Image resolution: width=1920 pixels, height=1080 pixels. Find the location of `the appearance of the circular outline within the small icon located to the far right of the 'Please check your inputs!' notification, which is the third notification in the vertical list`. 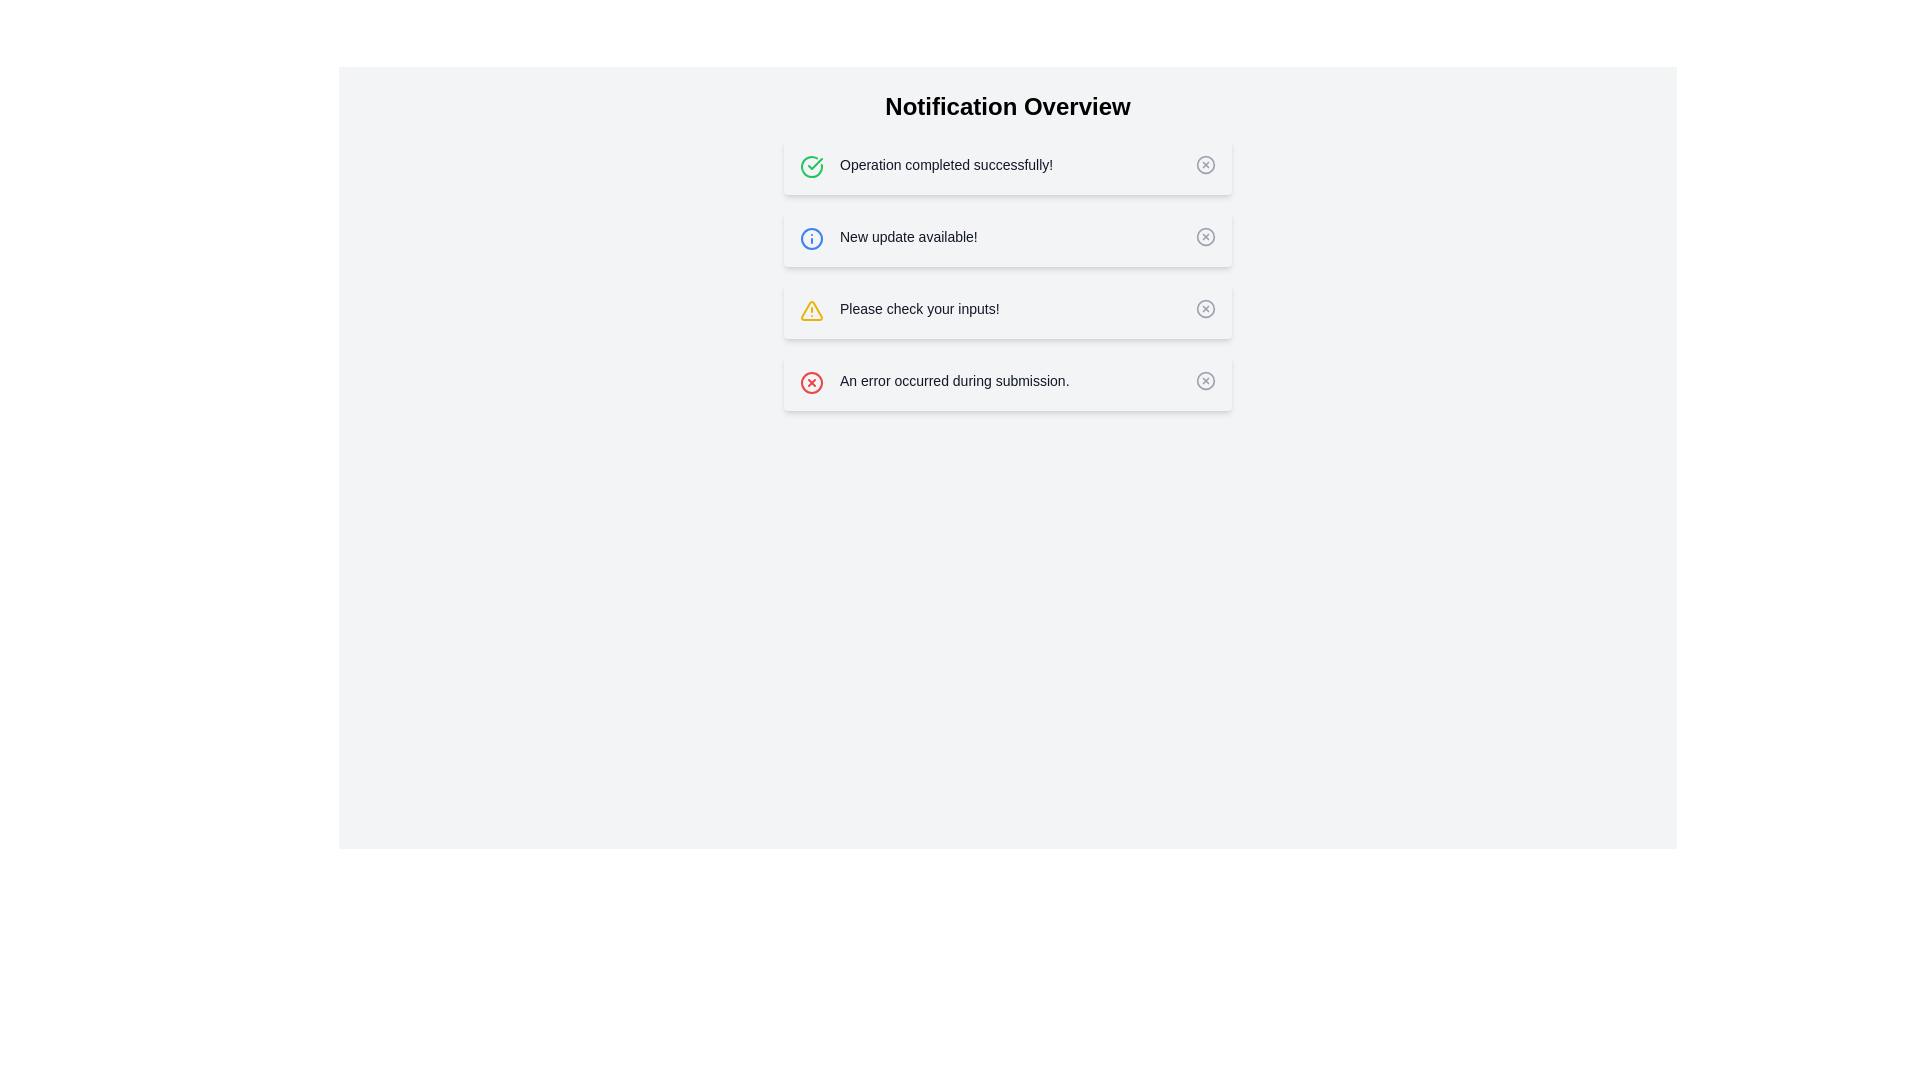

the appearance of the circular outline within the small icon located to the far right of the 'Please check your inputs!' notification, which is the third notification in the vertical list is located at coordinates (1204, 308).